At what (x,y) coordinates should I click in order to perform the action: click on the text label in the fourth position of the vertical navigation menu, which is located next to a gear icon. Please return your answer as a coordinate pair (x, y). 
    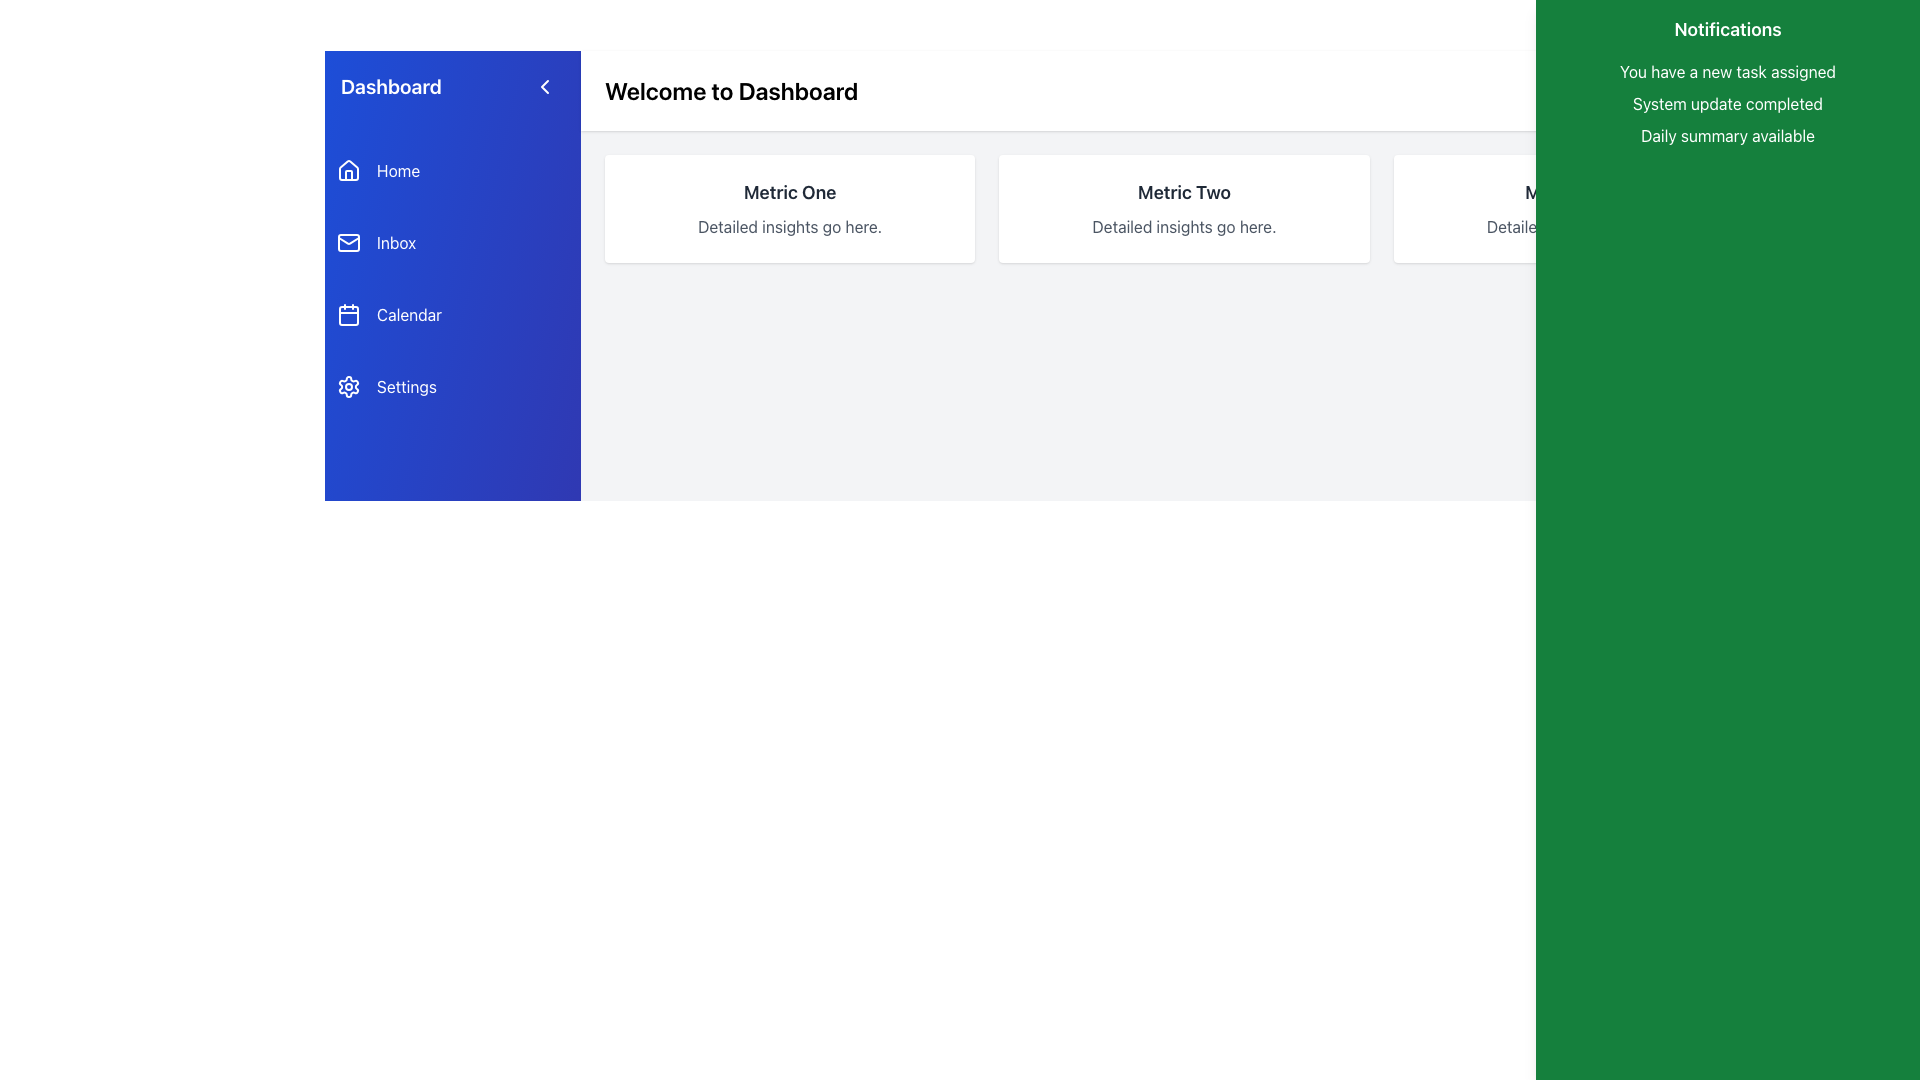
    Looking at the image, I should click on (405, 386).